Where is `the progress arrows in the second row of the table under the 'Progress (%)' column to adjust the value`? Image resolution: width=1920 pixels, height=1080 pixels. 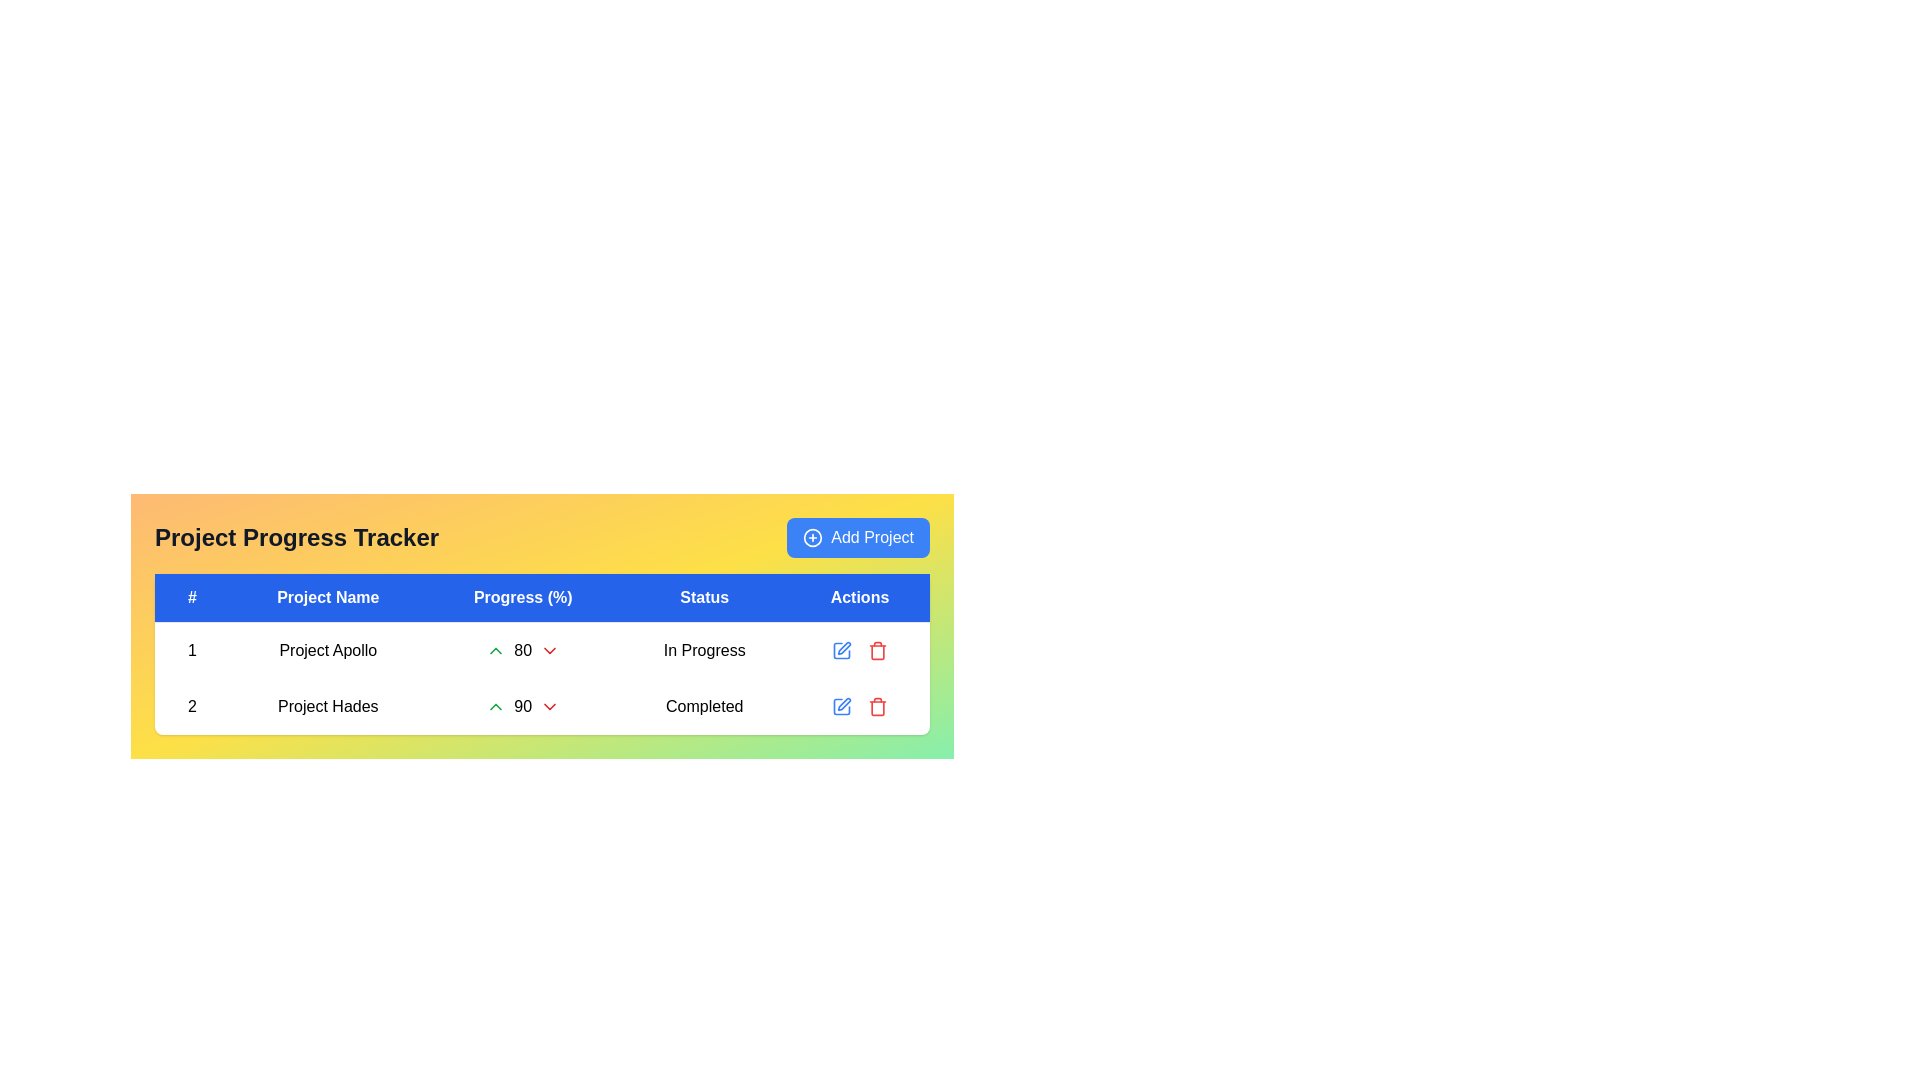 the progress arrows in the second row of the table under the 'Progress (%)' column to adjust the value is located at coordinates (542, 677).